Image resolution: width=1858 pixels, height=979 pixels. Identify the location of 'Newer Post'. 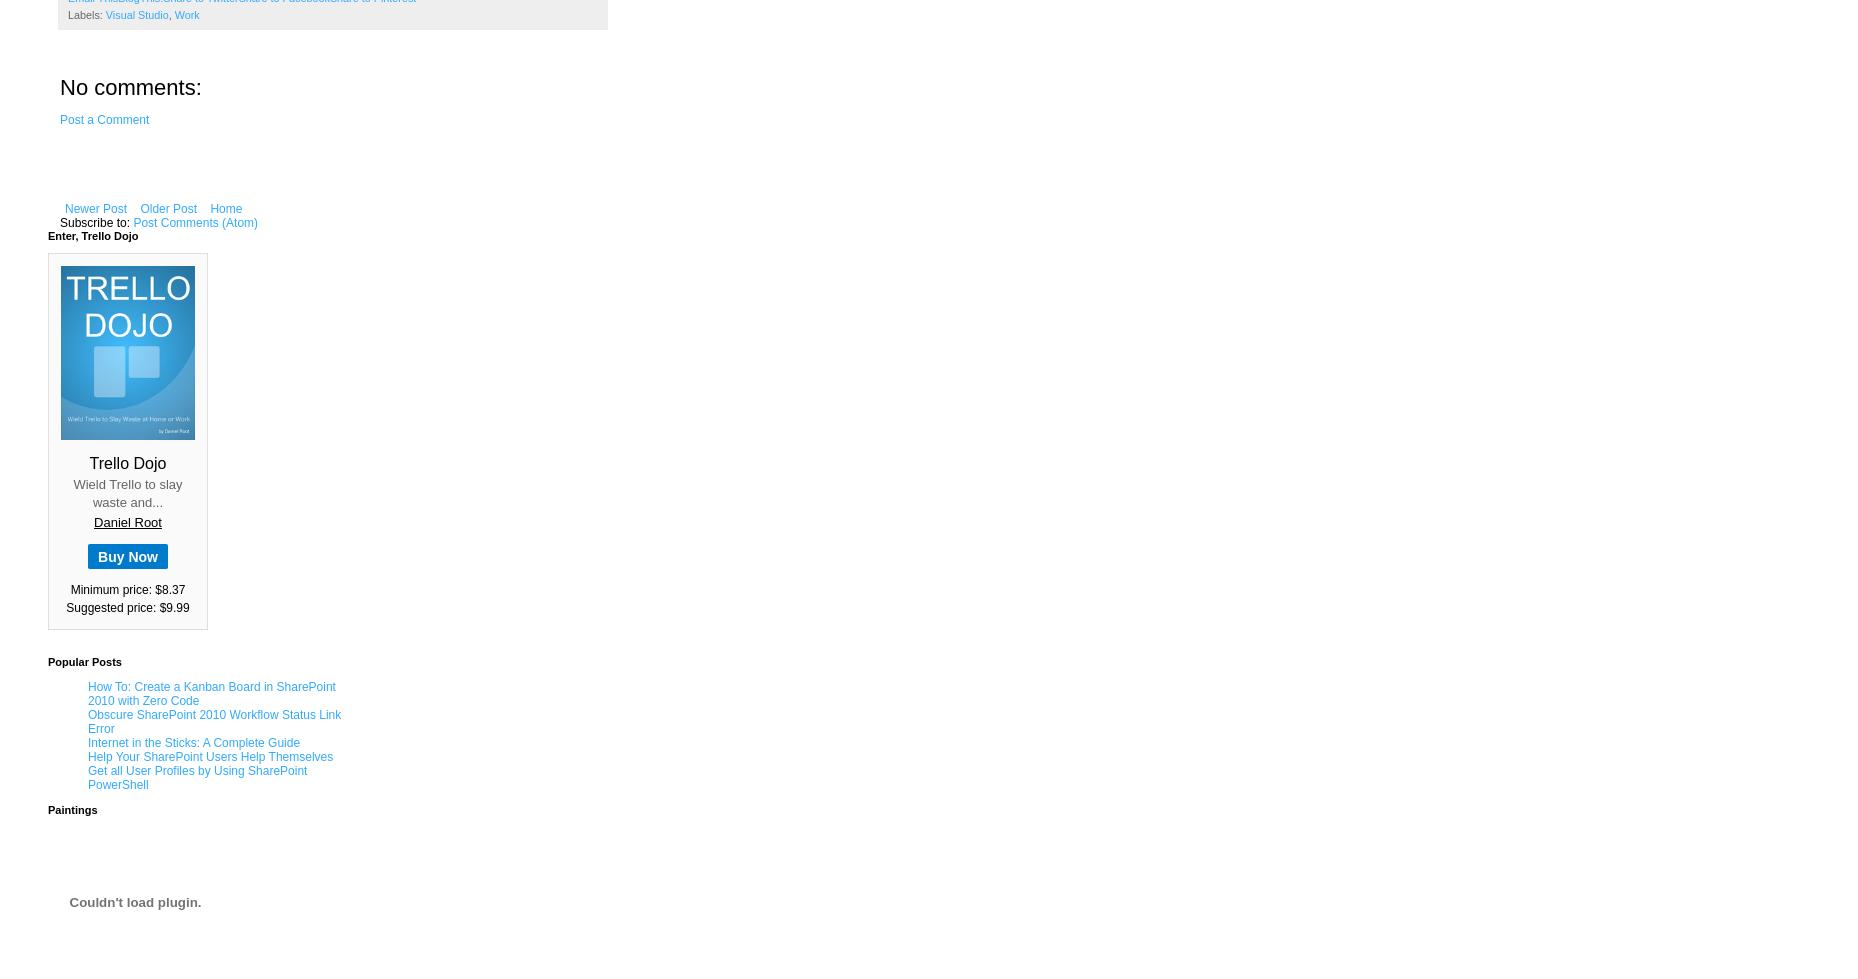
(64, 209).